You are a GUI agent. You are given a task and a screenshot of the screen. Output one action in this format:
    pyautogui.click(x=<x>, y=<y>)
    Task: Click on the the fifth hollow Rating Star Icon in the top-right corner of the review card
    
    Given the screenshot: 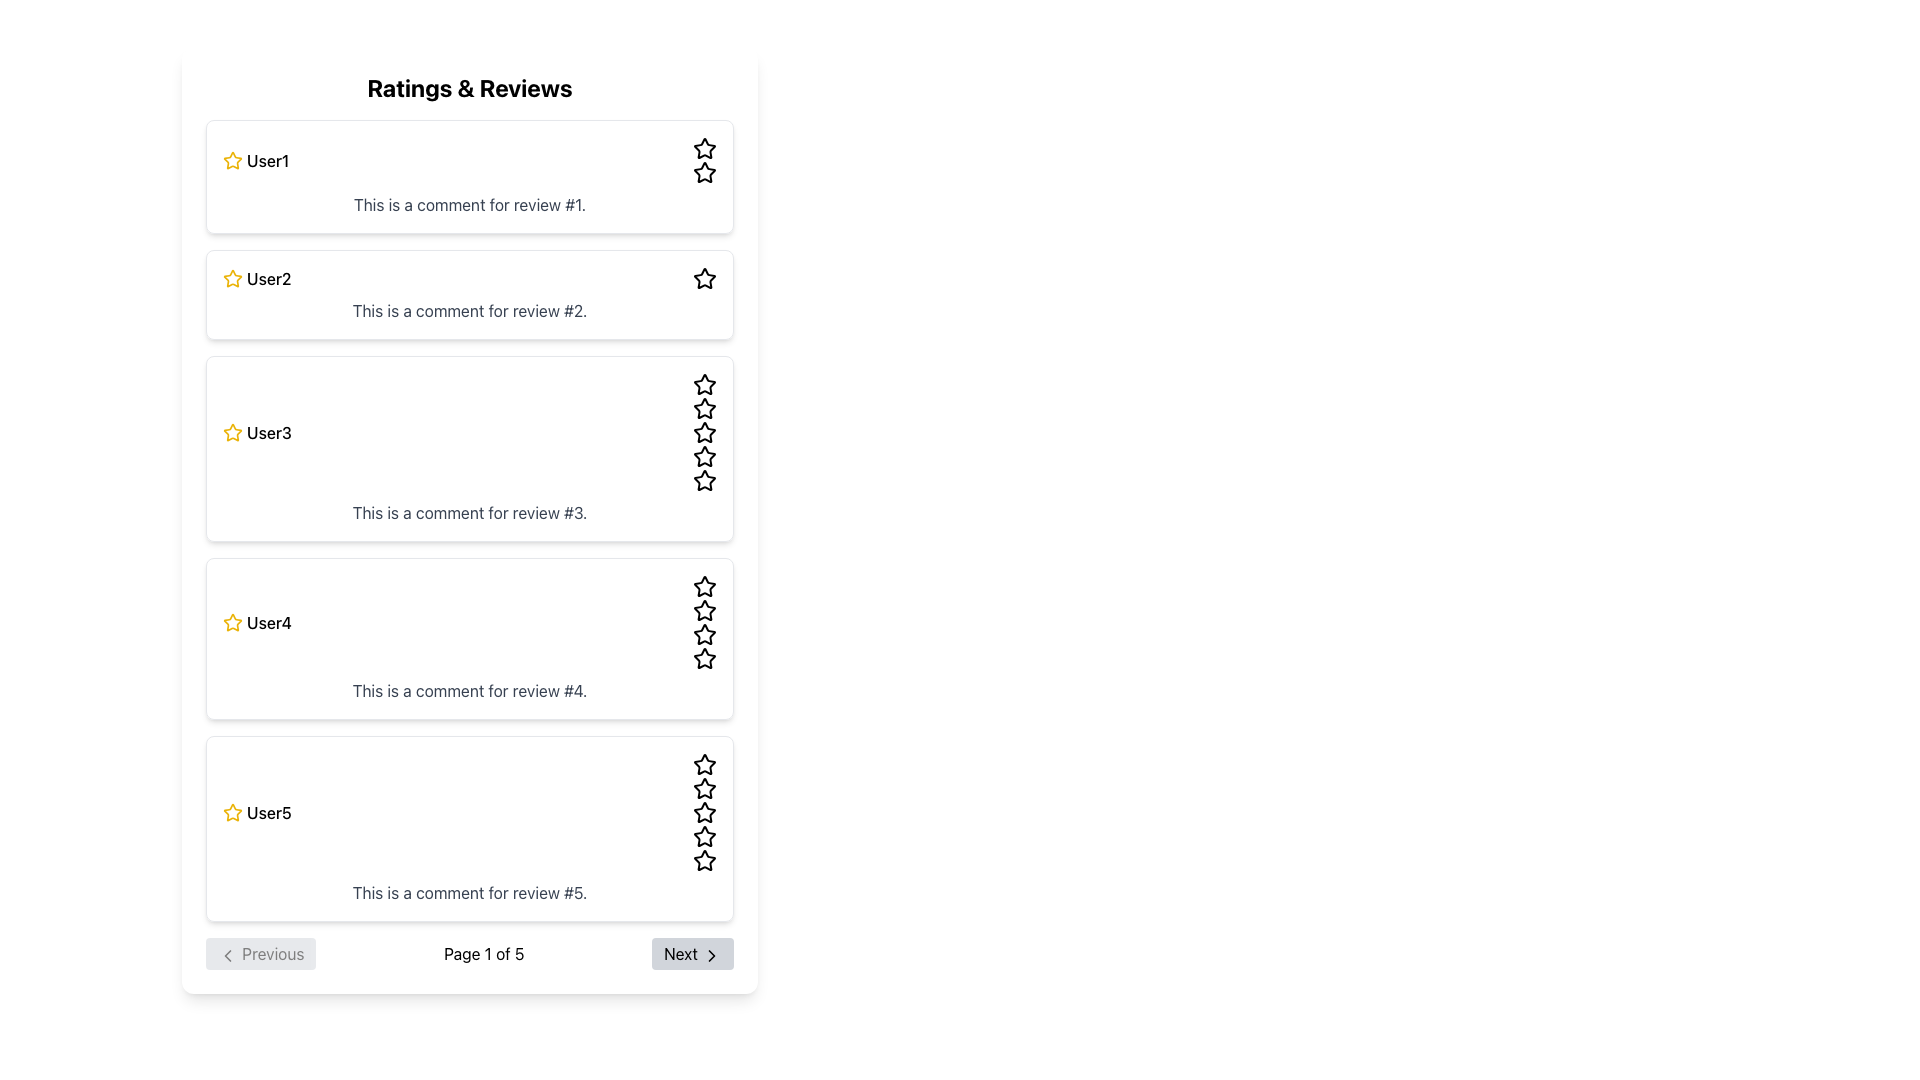 What is the action you would take?
    pyautogui.click(x=705, y=171)
    